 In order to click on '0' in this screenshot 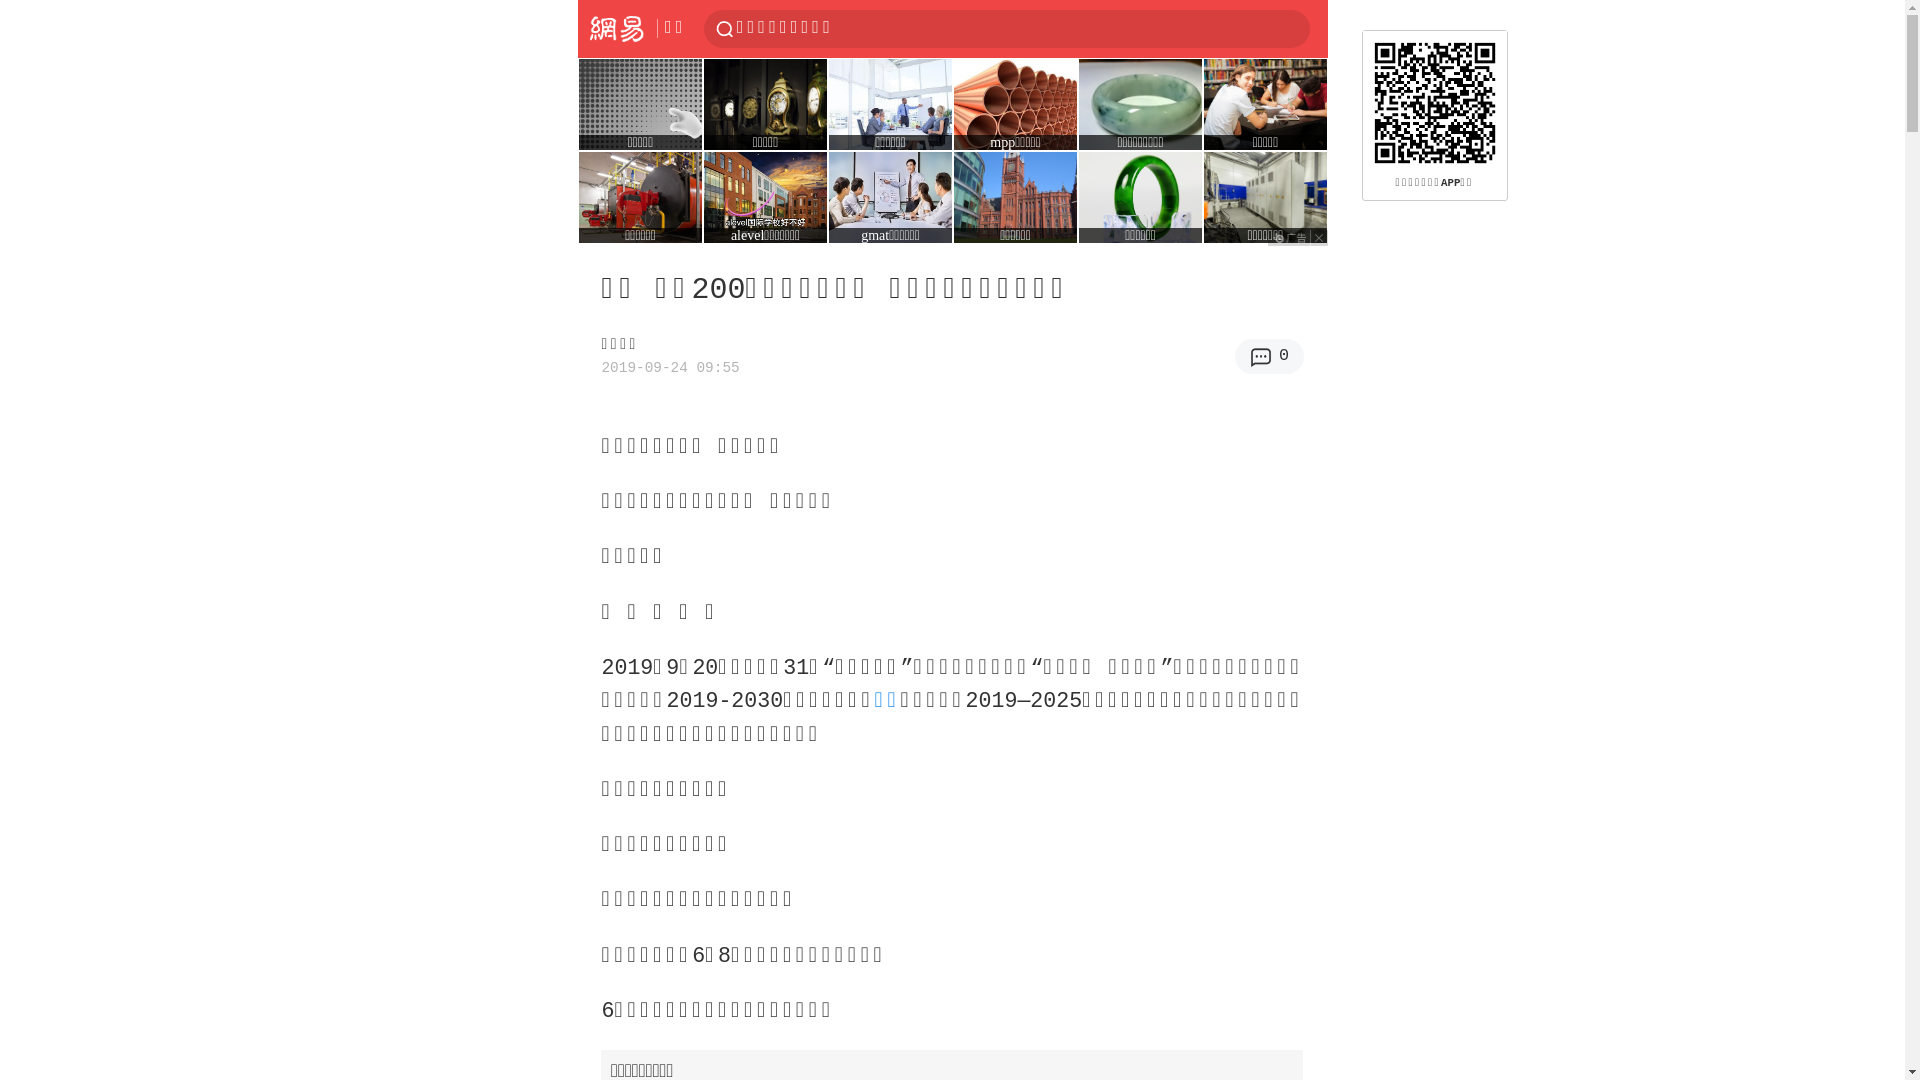, I will do `click(1268, 355)`.